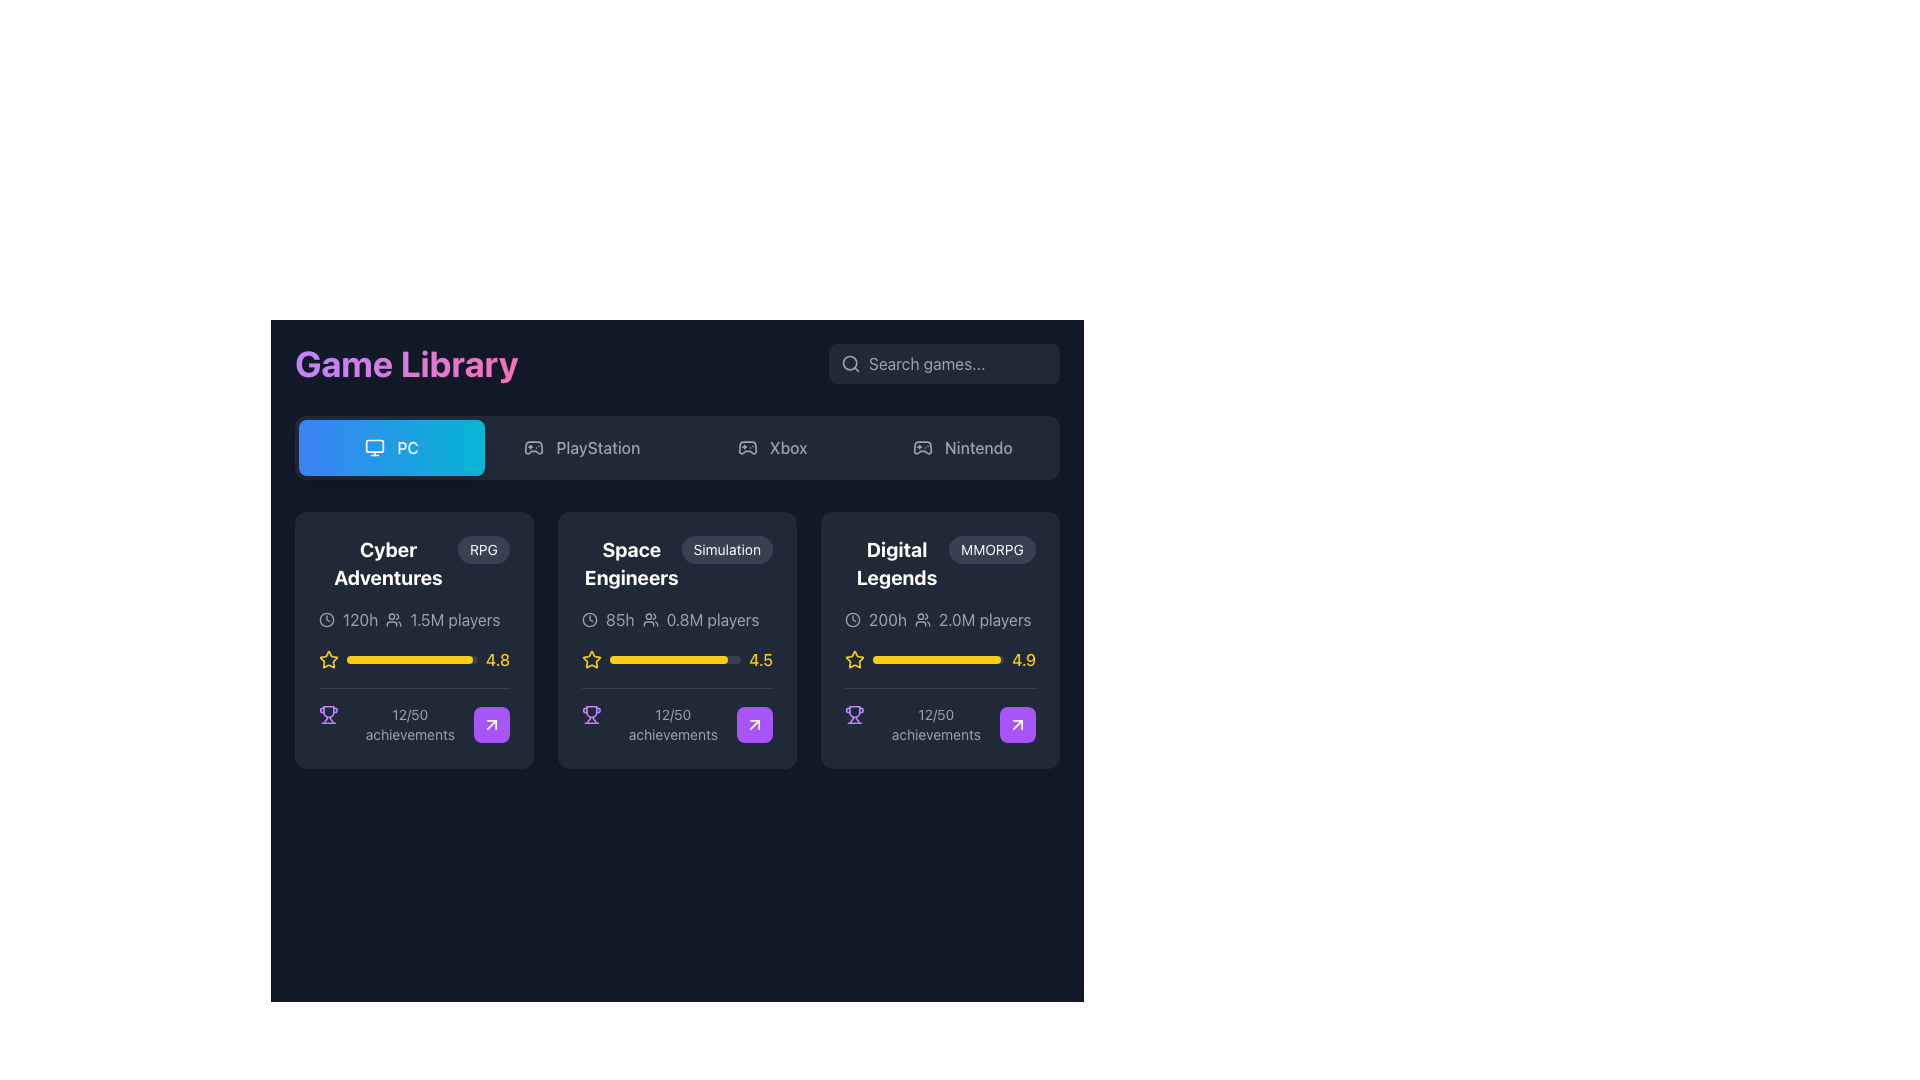 This screenshot has height=1080, width=1920. Describe the element at coordinates (669, 659) in the screenshot. I see `the progress bar located beneath the star icon and rating text ('4.5') of the 'Space Engineers' card, which is the second card in a row of three similar game cards` at that location.